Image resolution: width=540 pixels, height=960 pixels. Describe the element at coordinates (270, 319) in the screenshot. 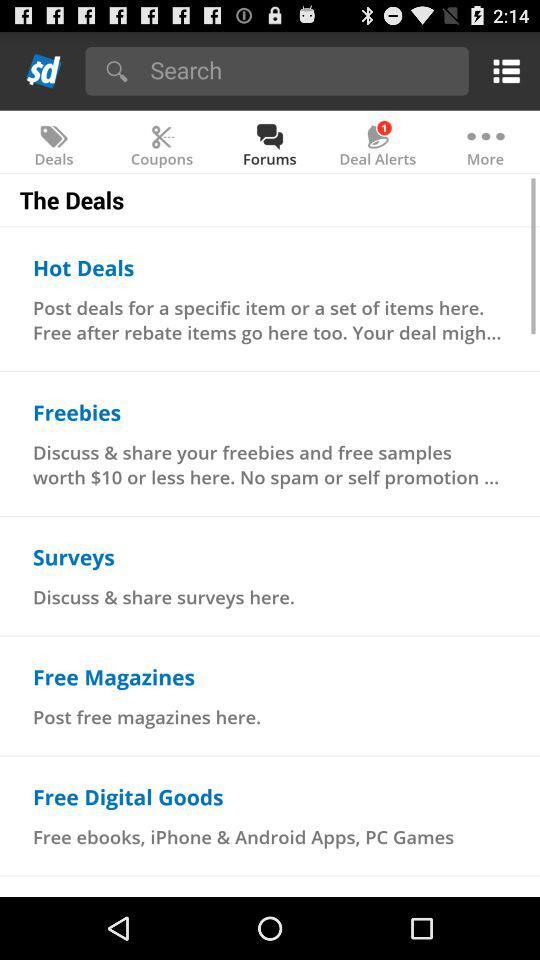

I see `the post deals for item` at that location.